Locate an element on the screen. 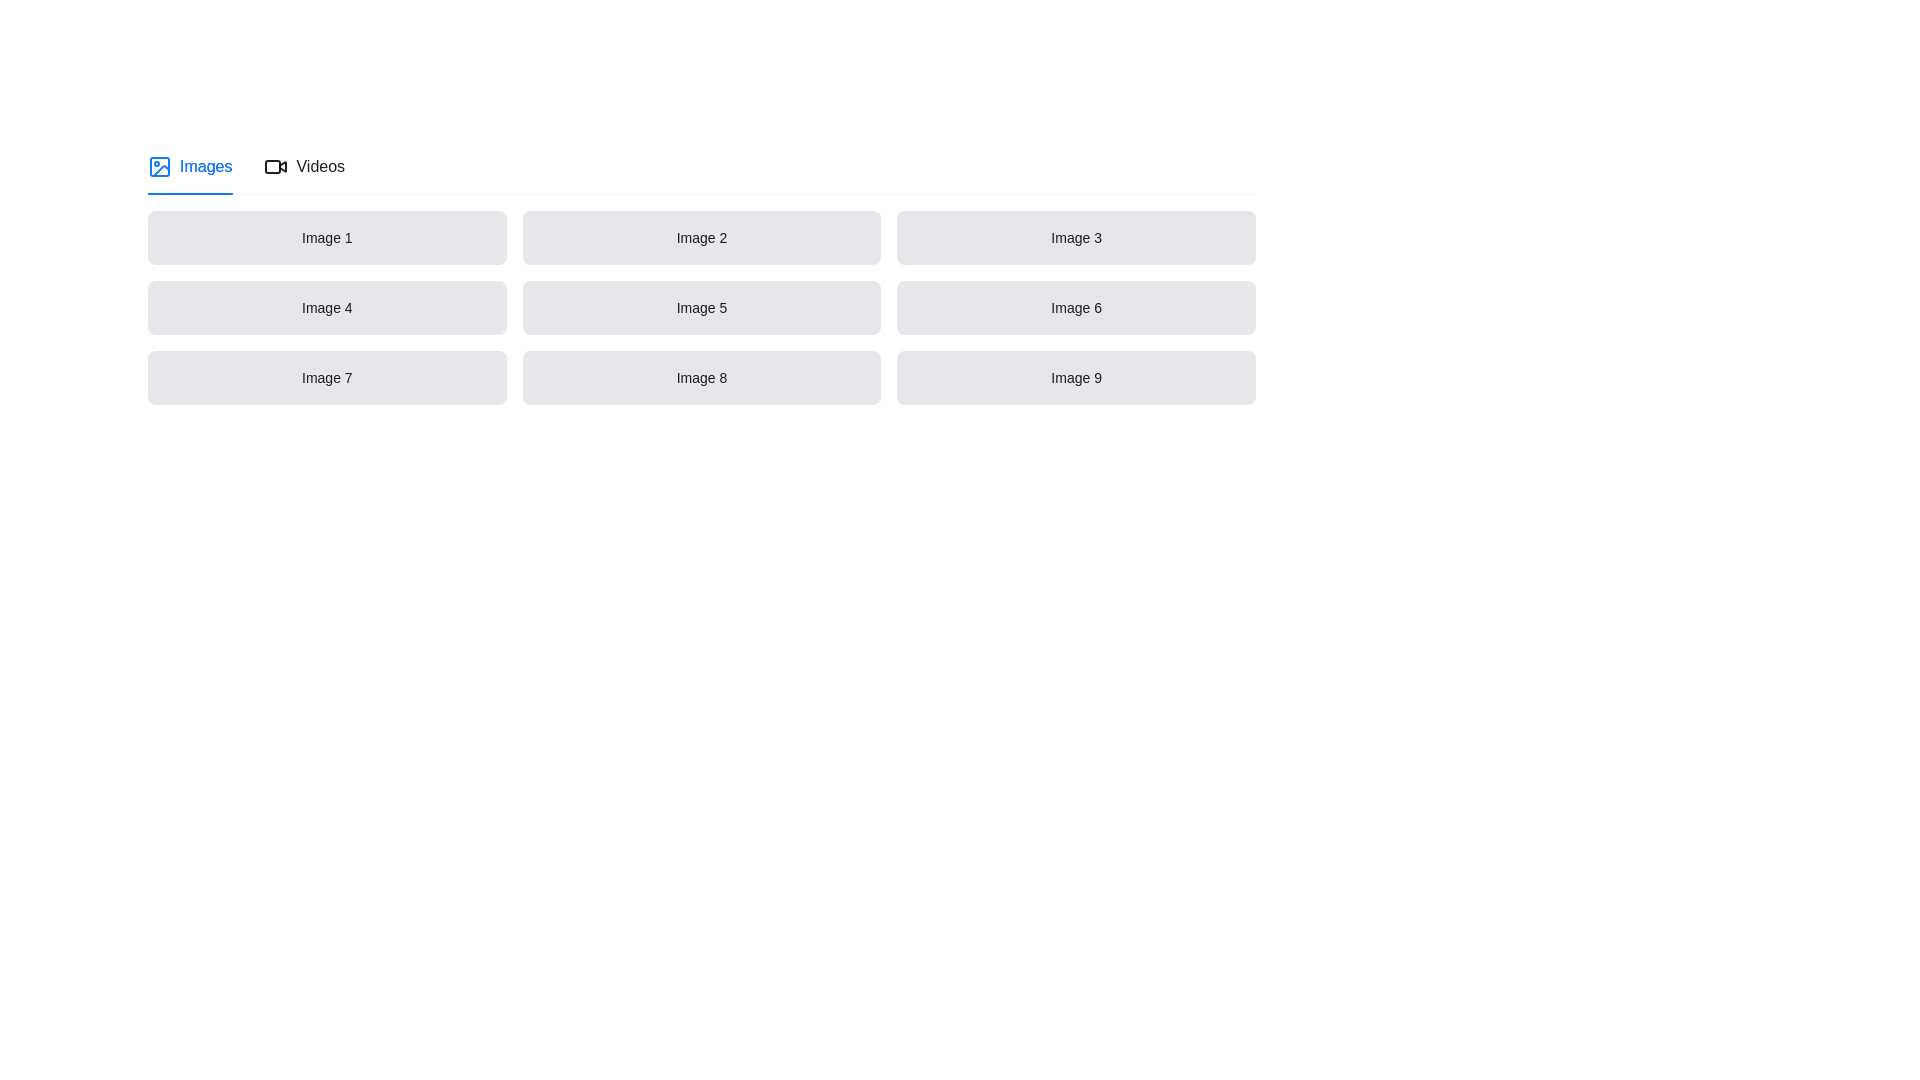  the label with the text 'Image 4', which is a rectangular box with a light gray background and rounded corners, located in the leftmost cell of the second row in a 3x3 grid layout is located at coordinates (327, 308).